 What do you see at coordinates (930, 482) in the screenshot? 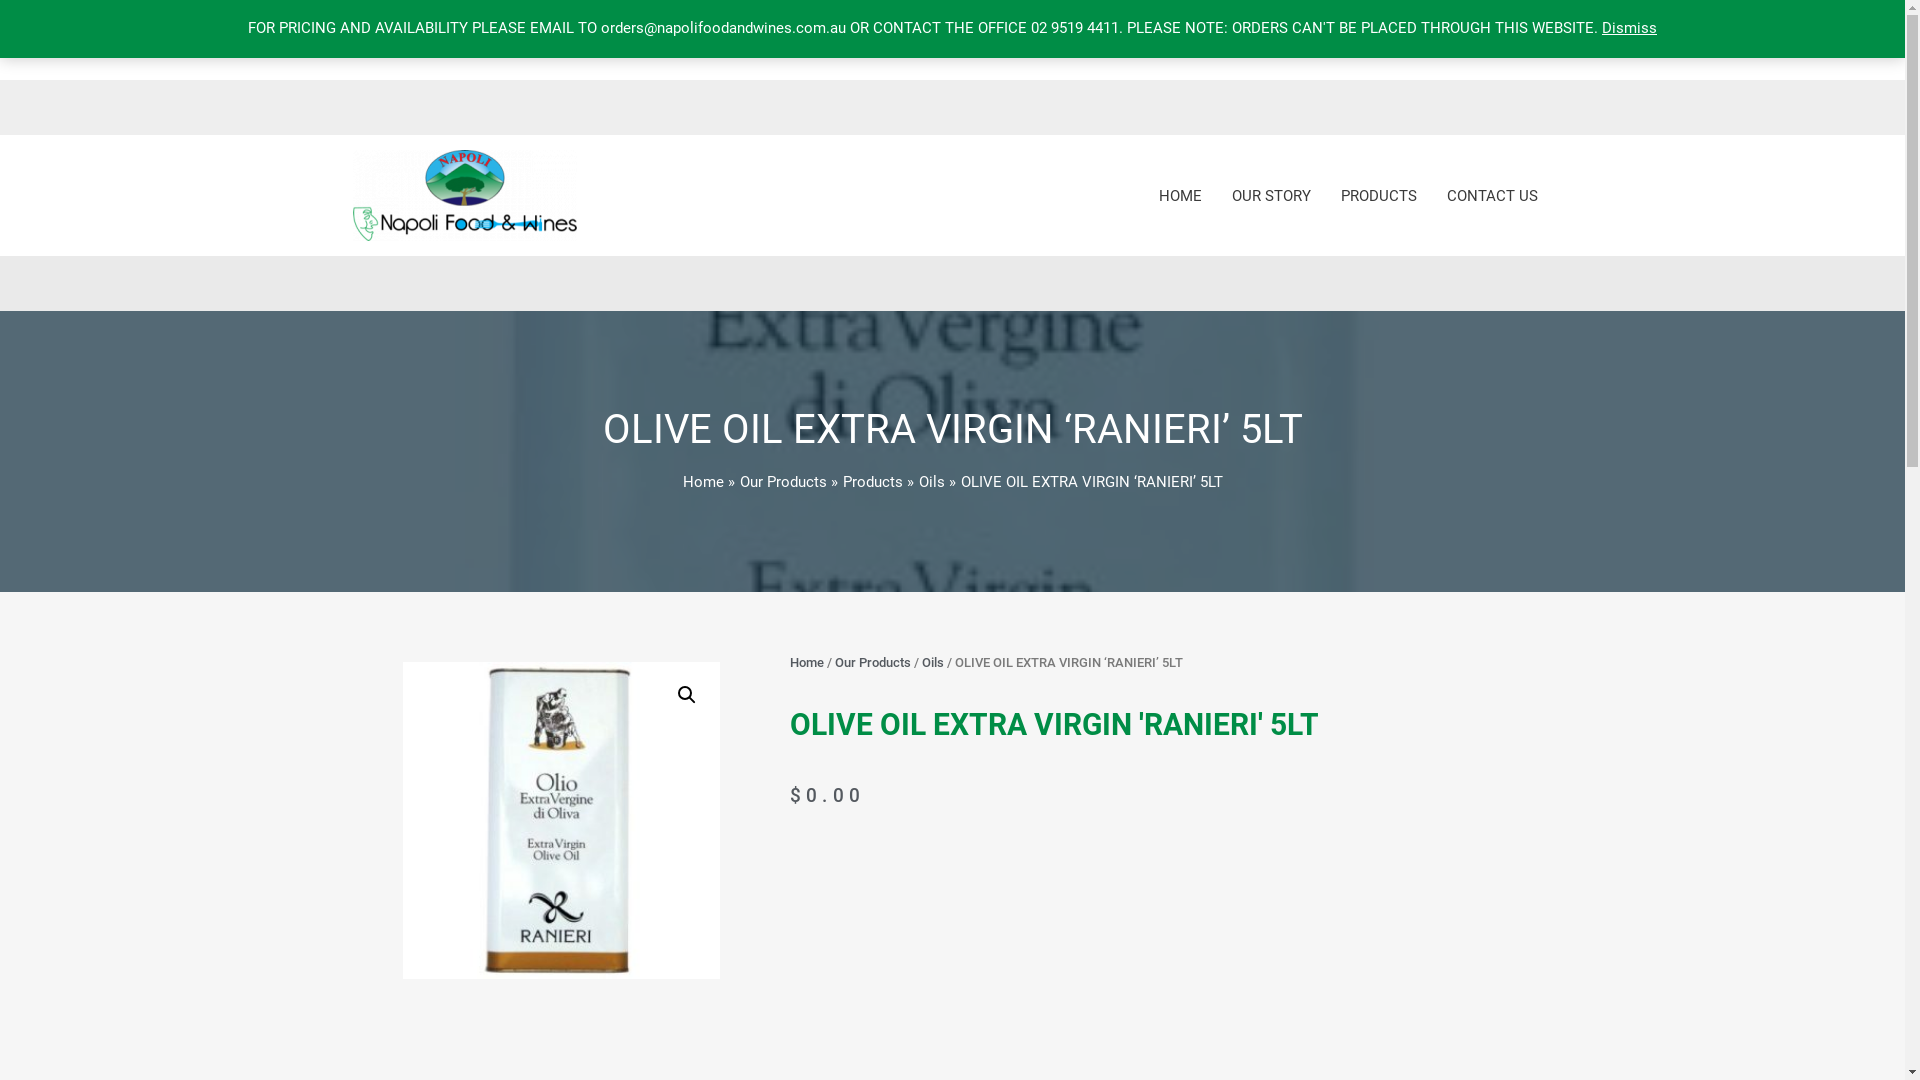
I see `'Oils'` at bounding box center [930, 482].